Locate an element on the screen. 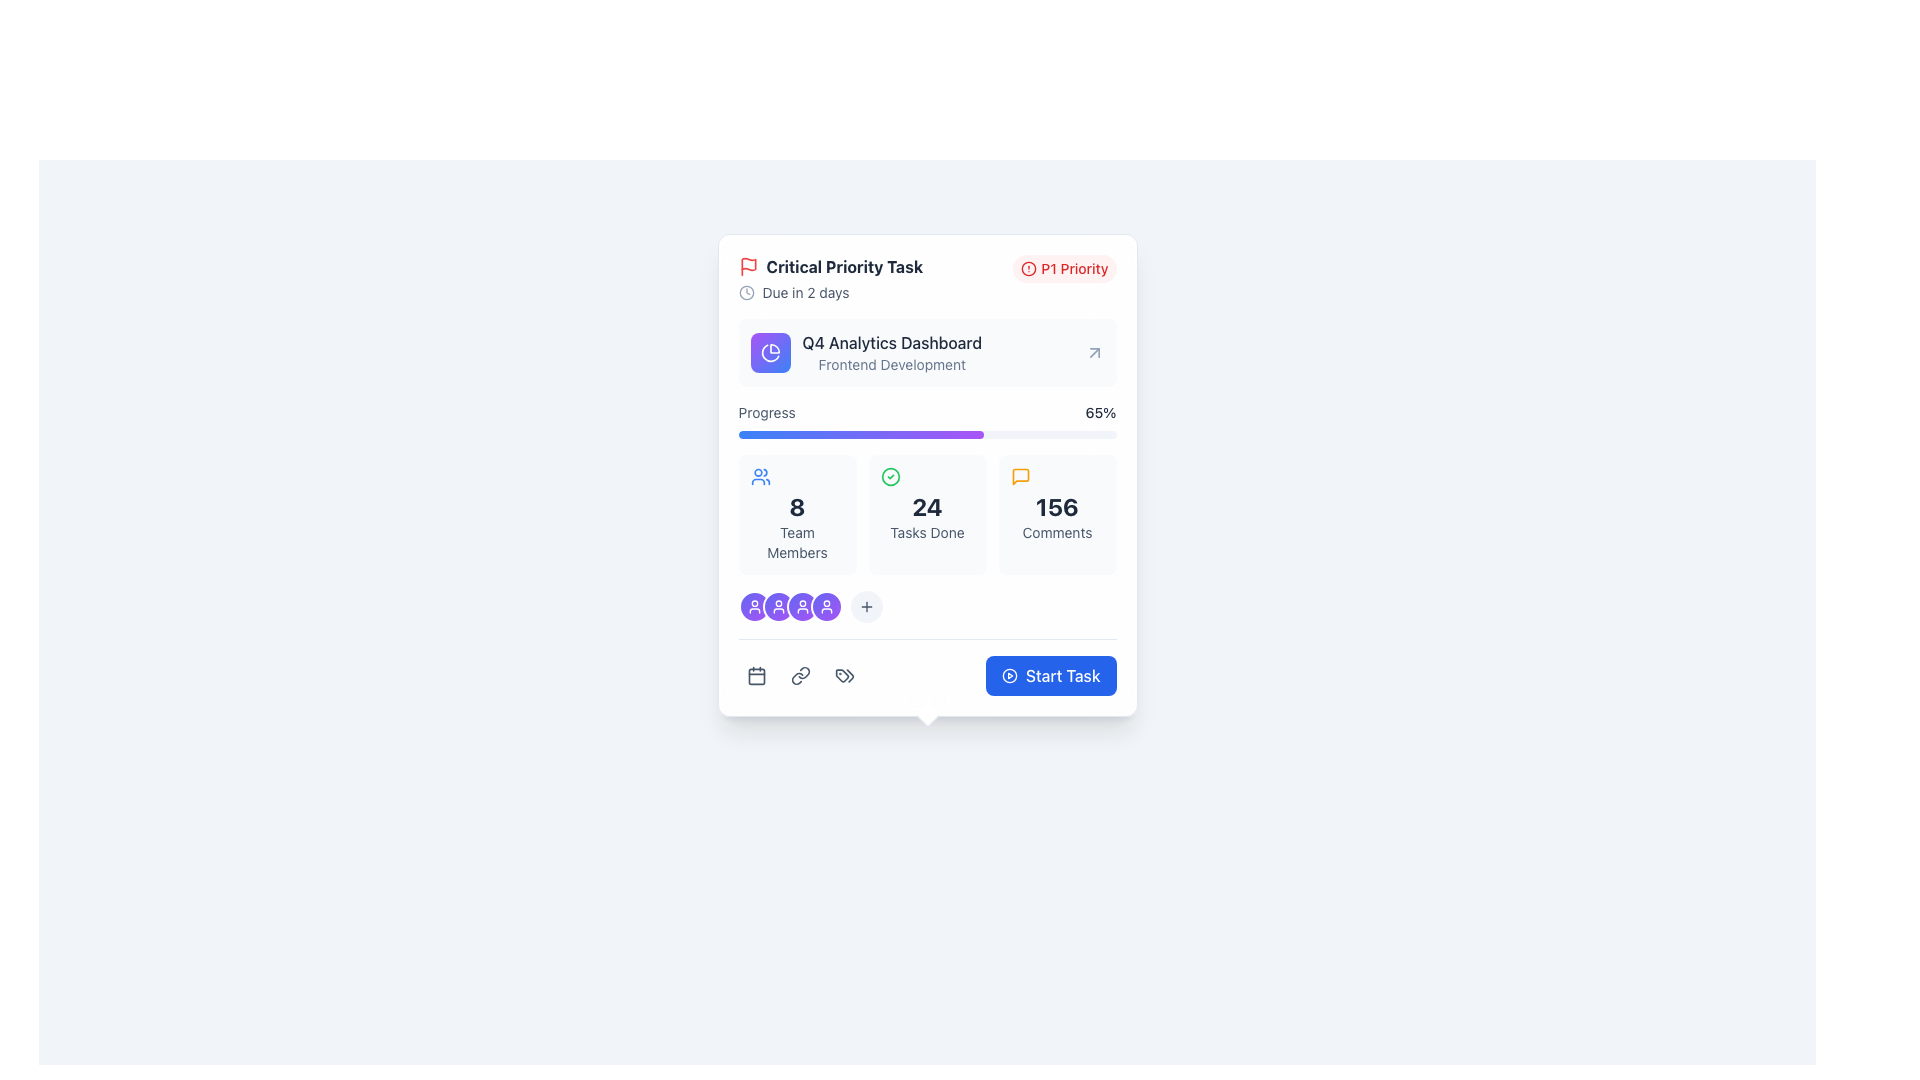  the circular alert icon with a red border and text, located within the 'P1 Priority' badge at the top-right corner of the 'Critical Priority Task' card is located at coordinates (1029, 268).